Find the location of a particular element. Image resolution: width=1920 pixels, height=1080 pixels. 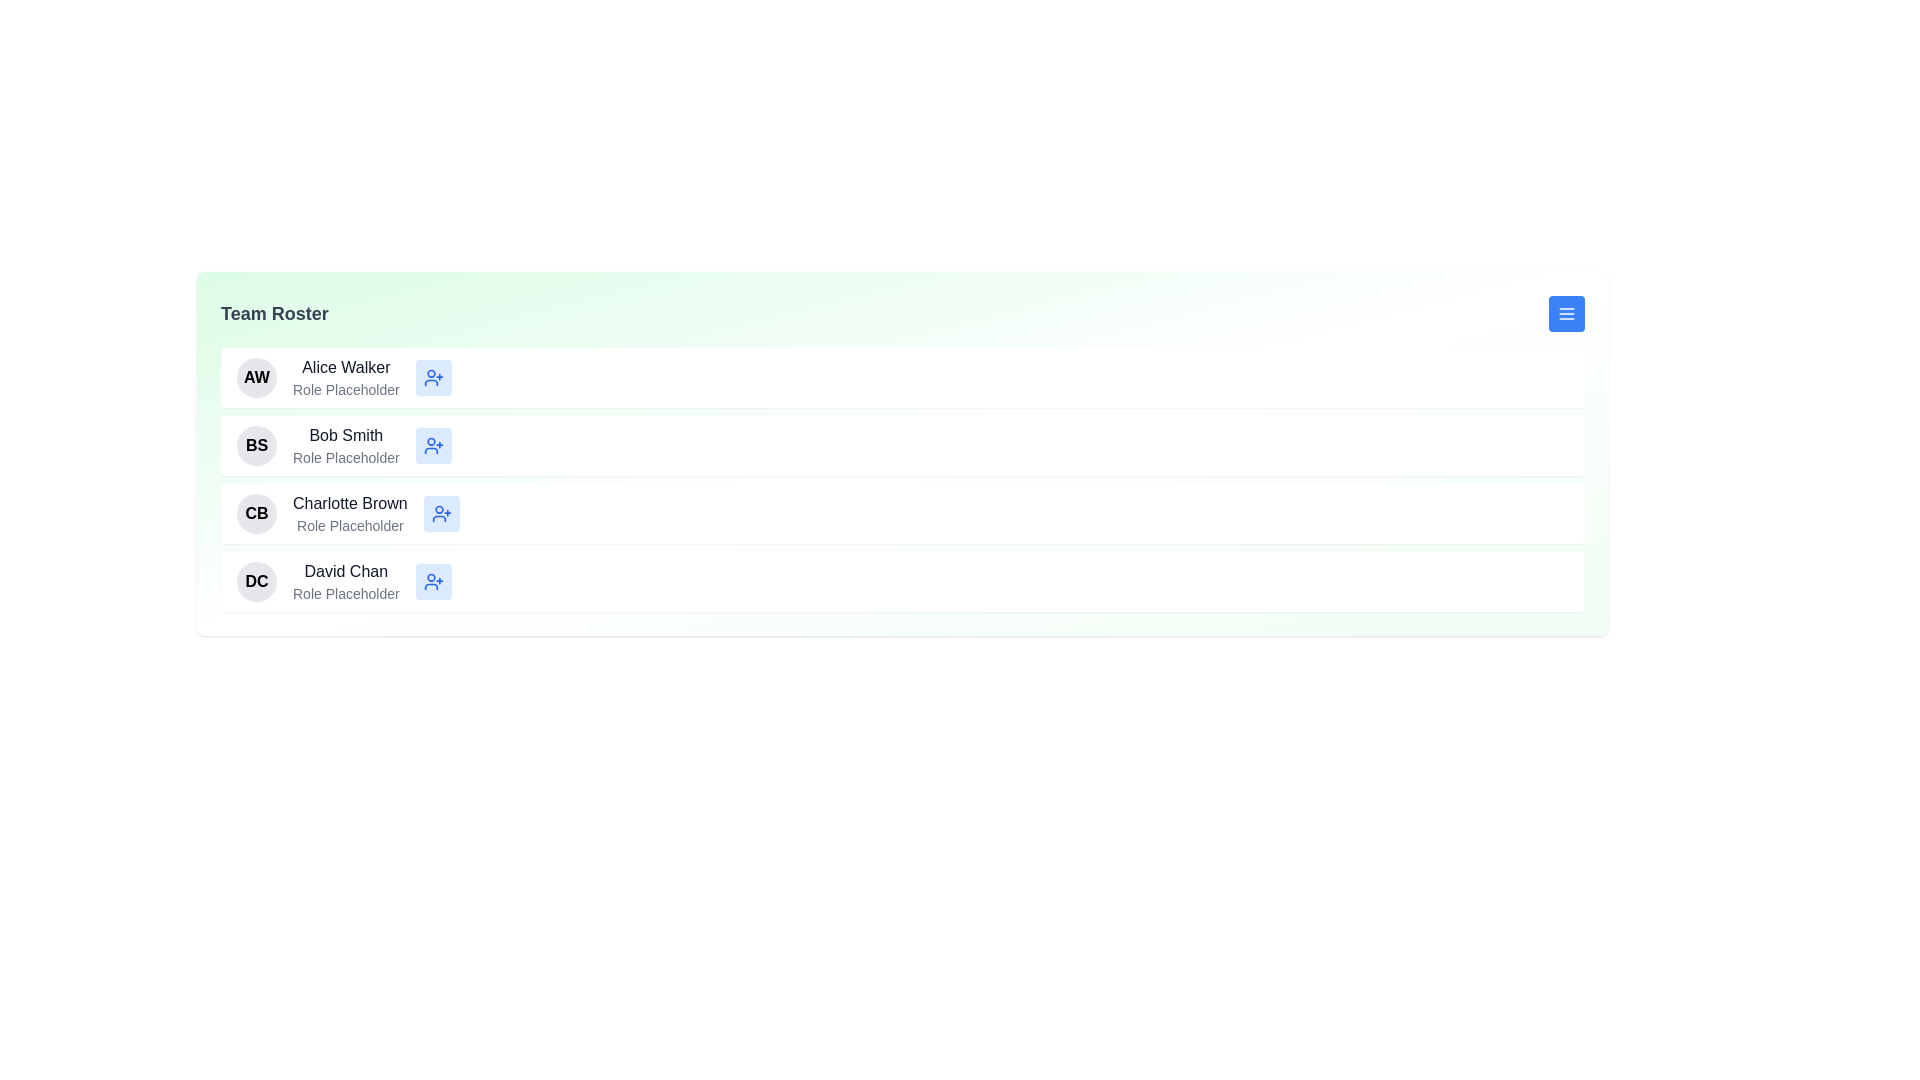

the button with a light blue background and a dark blue user icon with a plus sign, located to the far-right in the 'David Chan Role Placeholder' row is located at coordinates (432, 582).